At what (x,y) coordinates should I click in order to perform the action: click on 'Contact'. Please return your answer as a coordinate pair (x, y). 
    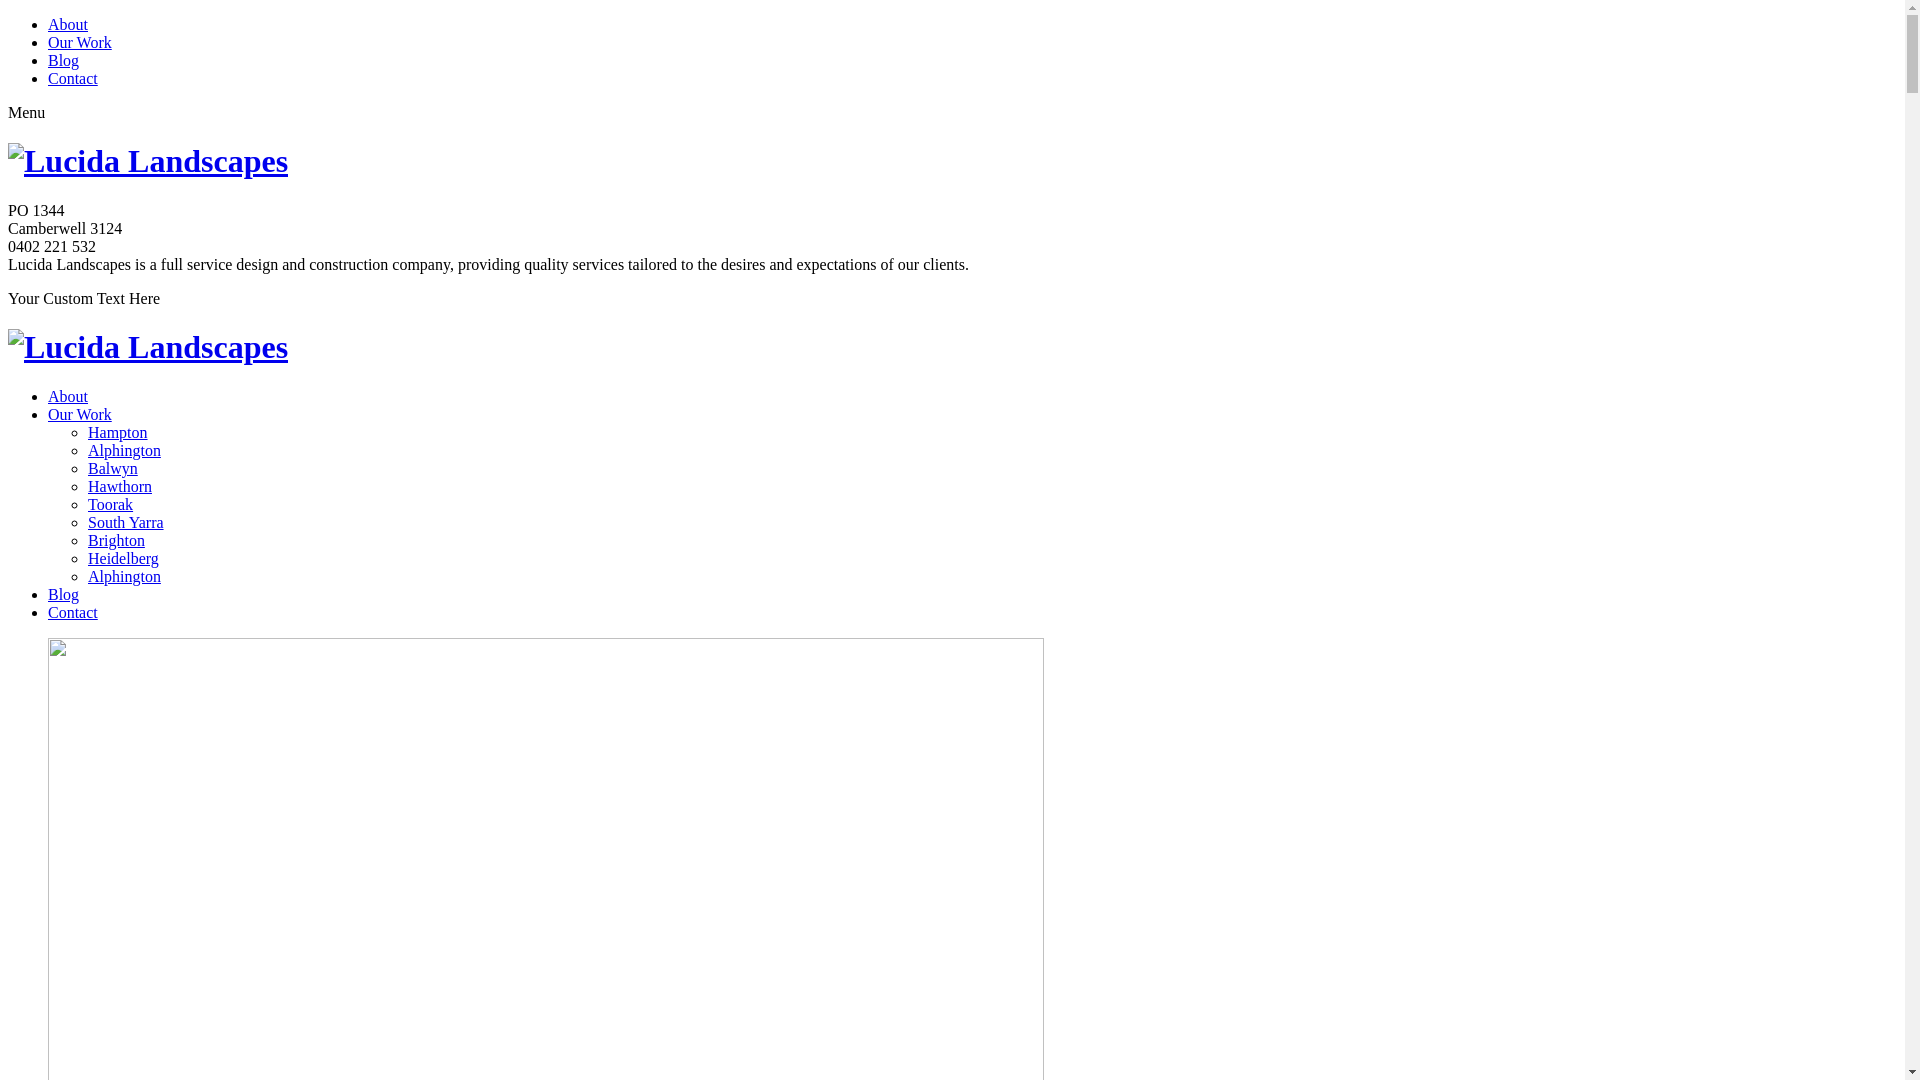
    Looking at the image, I should click on (72, 77).